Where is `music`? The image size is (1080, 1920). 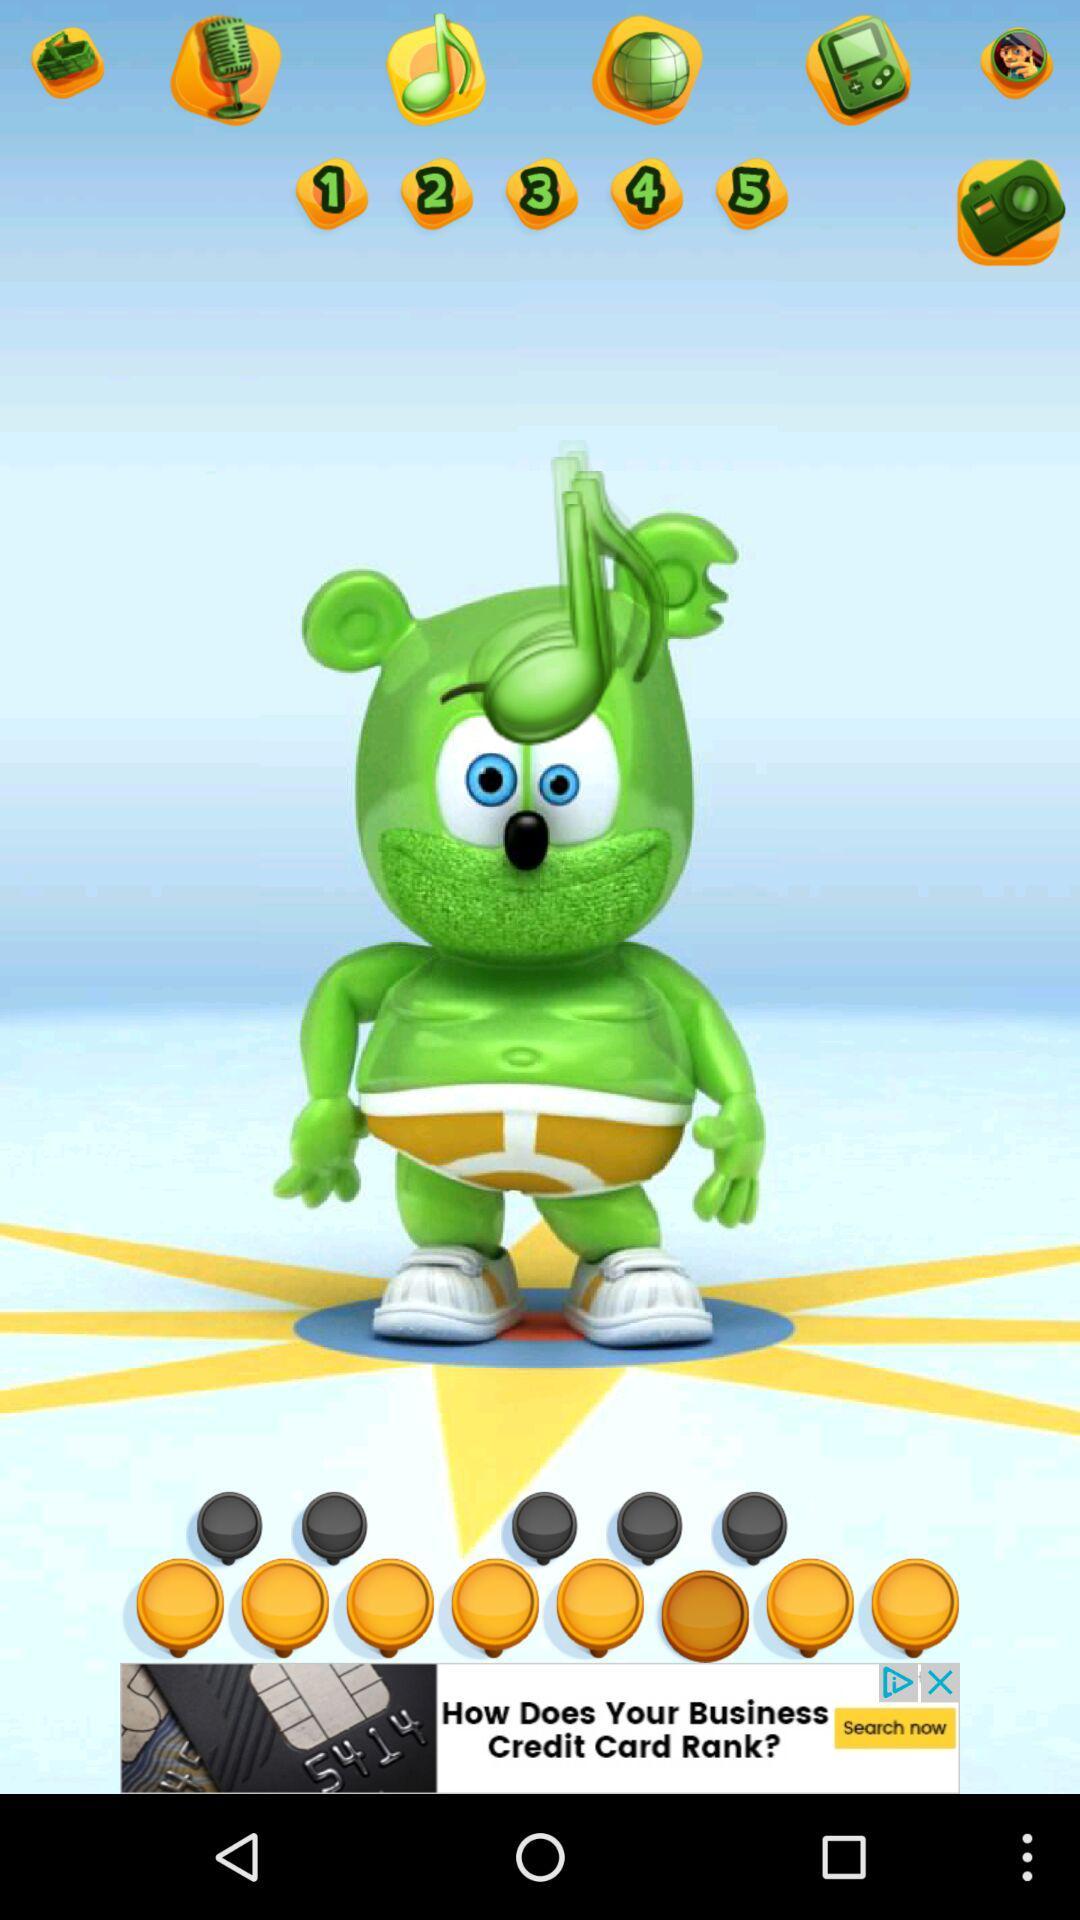 music is located at coordinates (433, 72).